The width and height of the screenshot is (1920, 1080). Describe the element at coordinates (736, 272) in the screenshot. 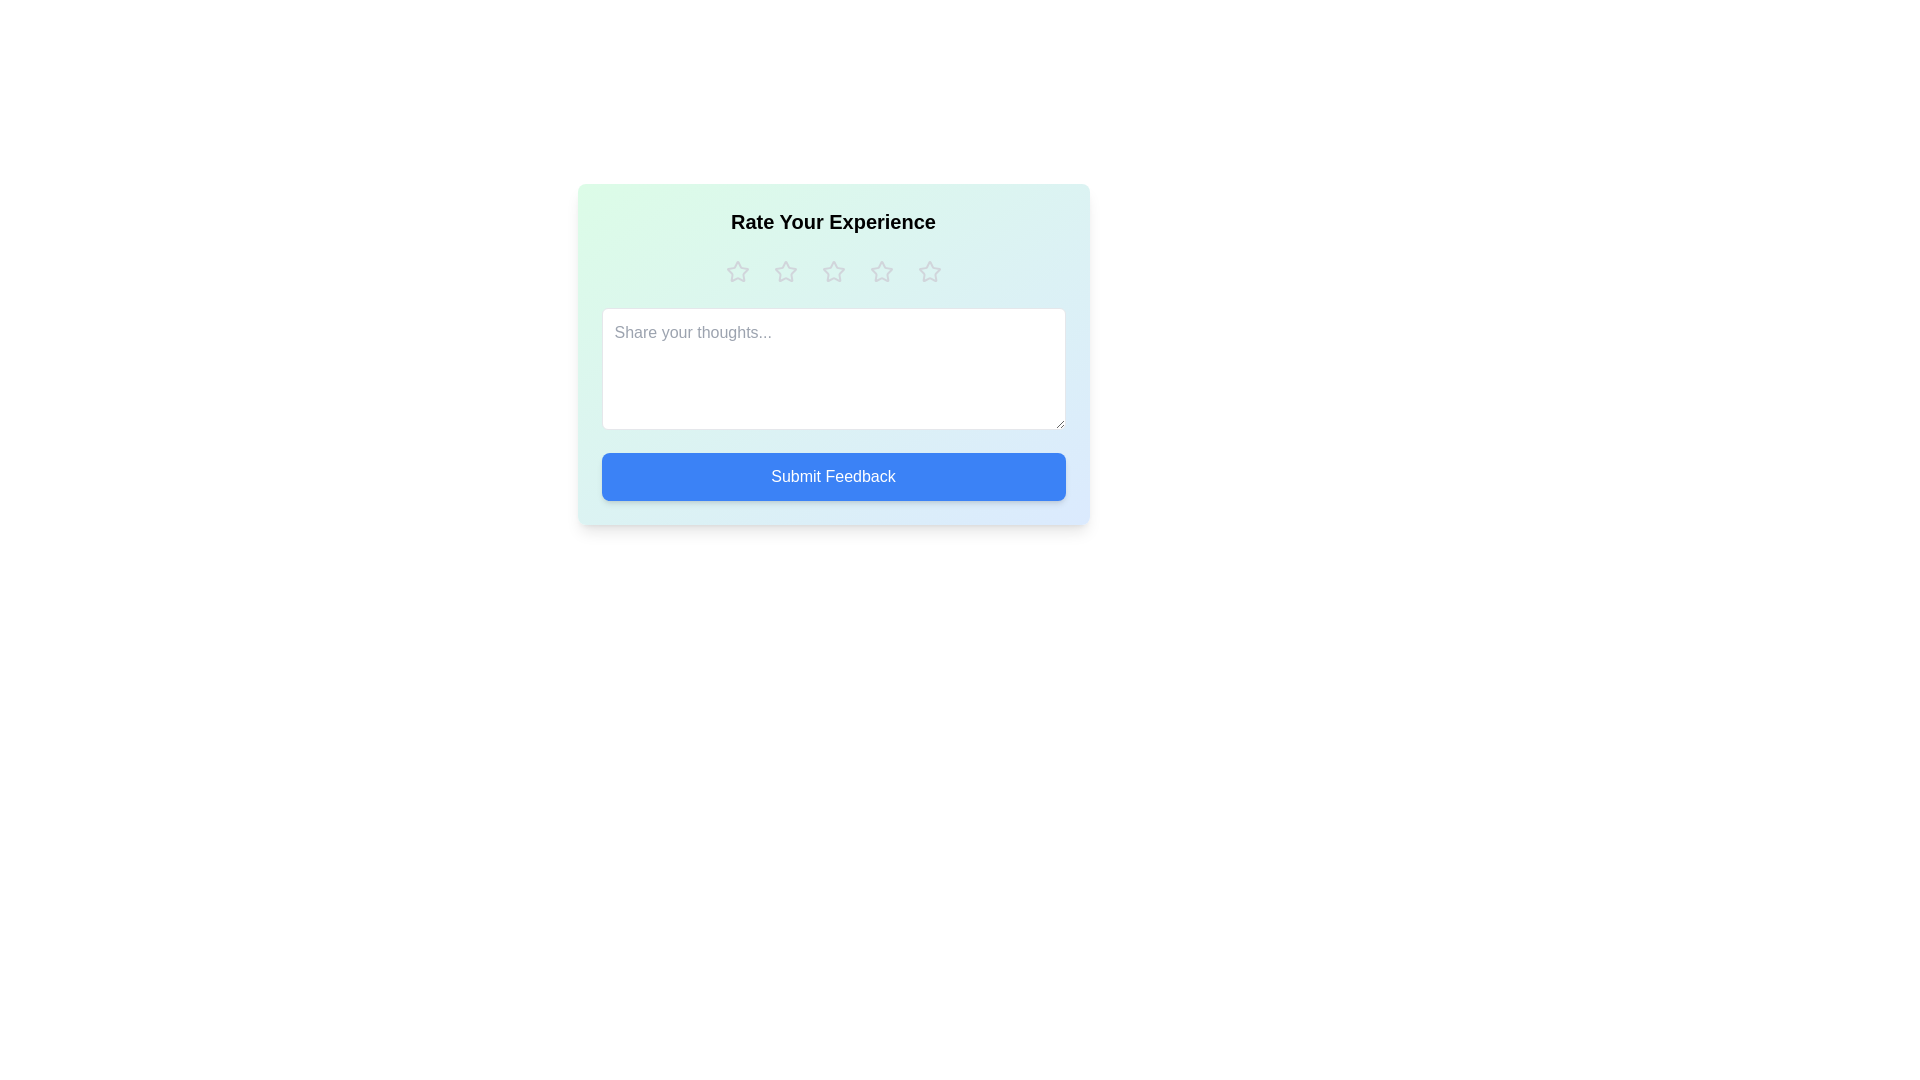

I see `the star corresponding to 1 to preview the rating` at that location.